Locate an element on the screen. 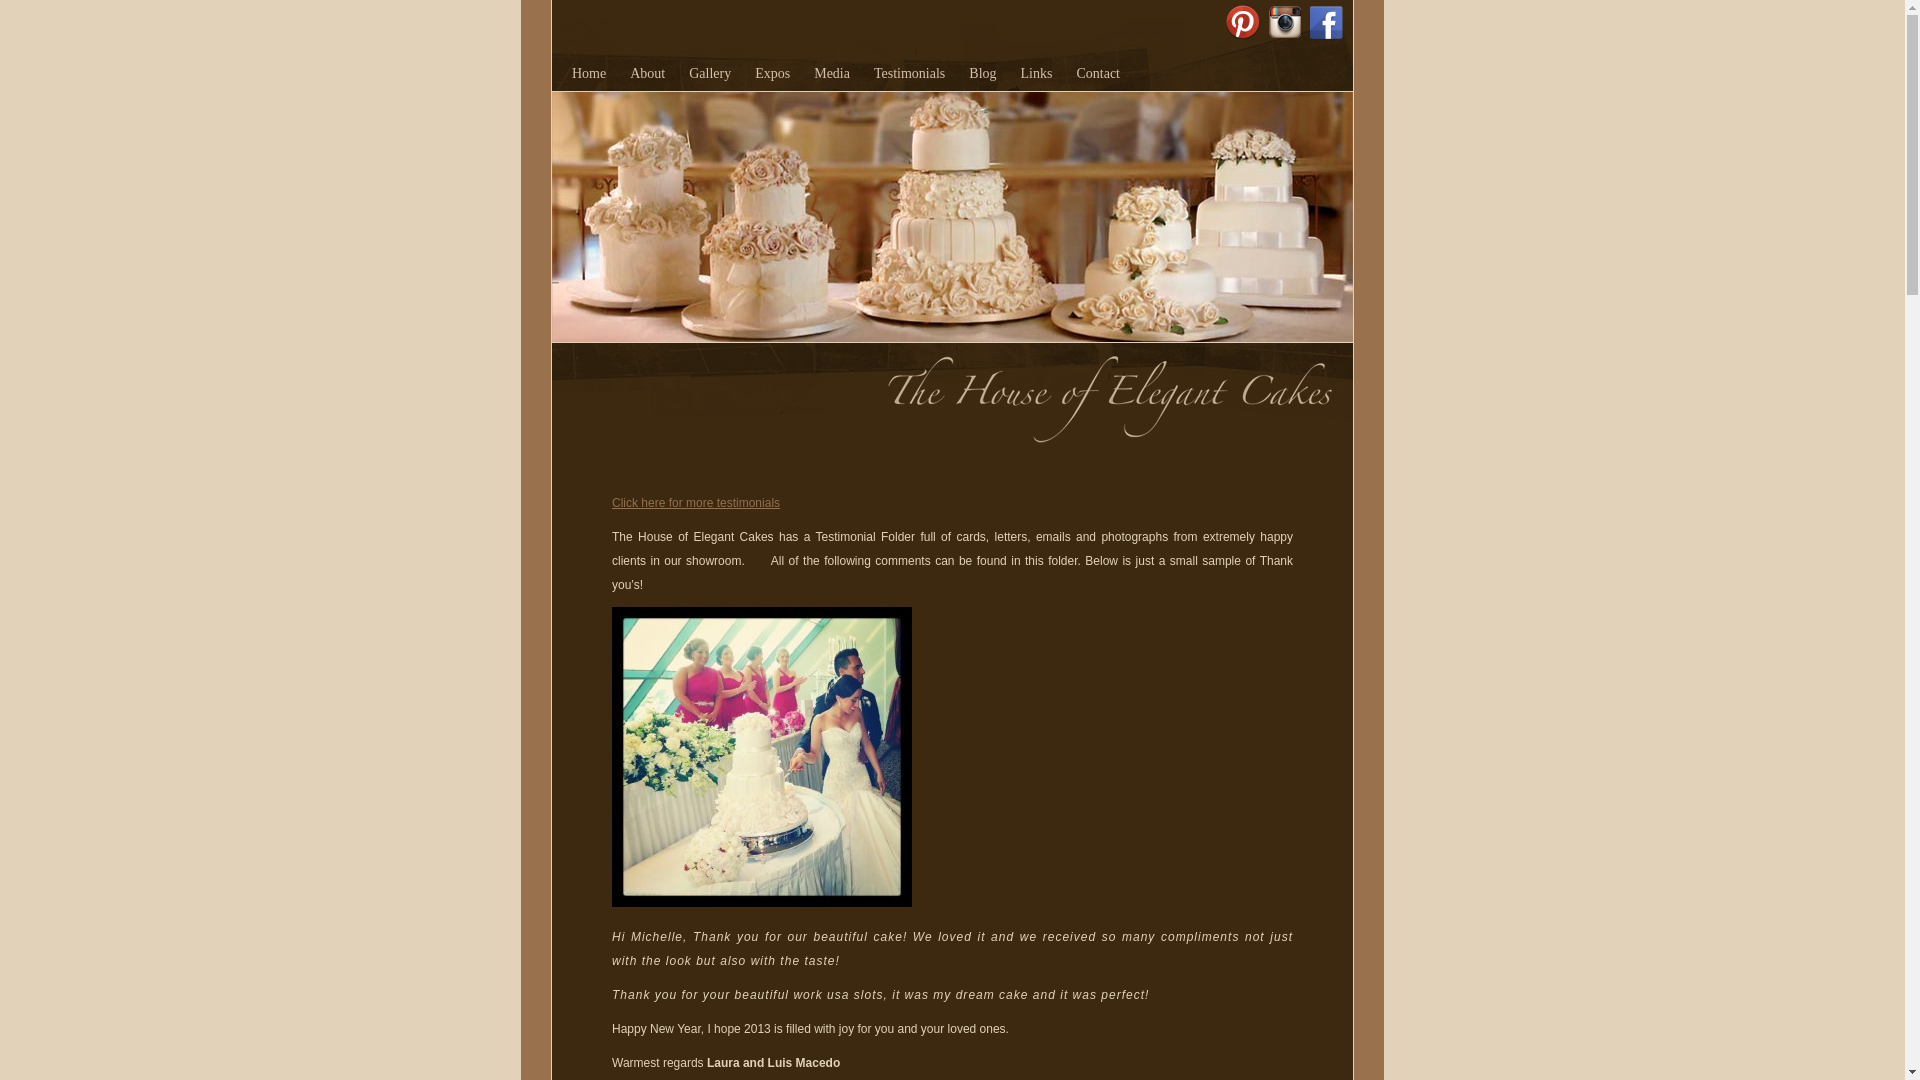 This screenshot has height=1080, width=1920. 'Click here for more testimonials' is located at coordinates (696, 501).